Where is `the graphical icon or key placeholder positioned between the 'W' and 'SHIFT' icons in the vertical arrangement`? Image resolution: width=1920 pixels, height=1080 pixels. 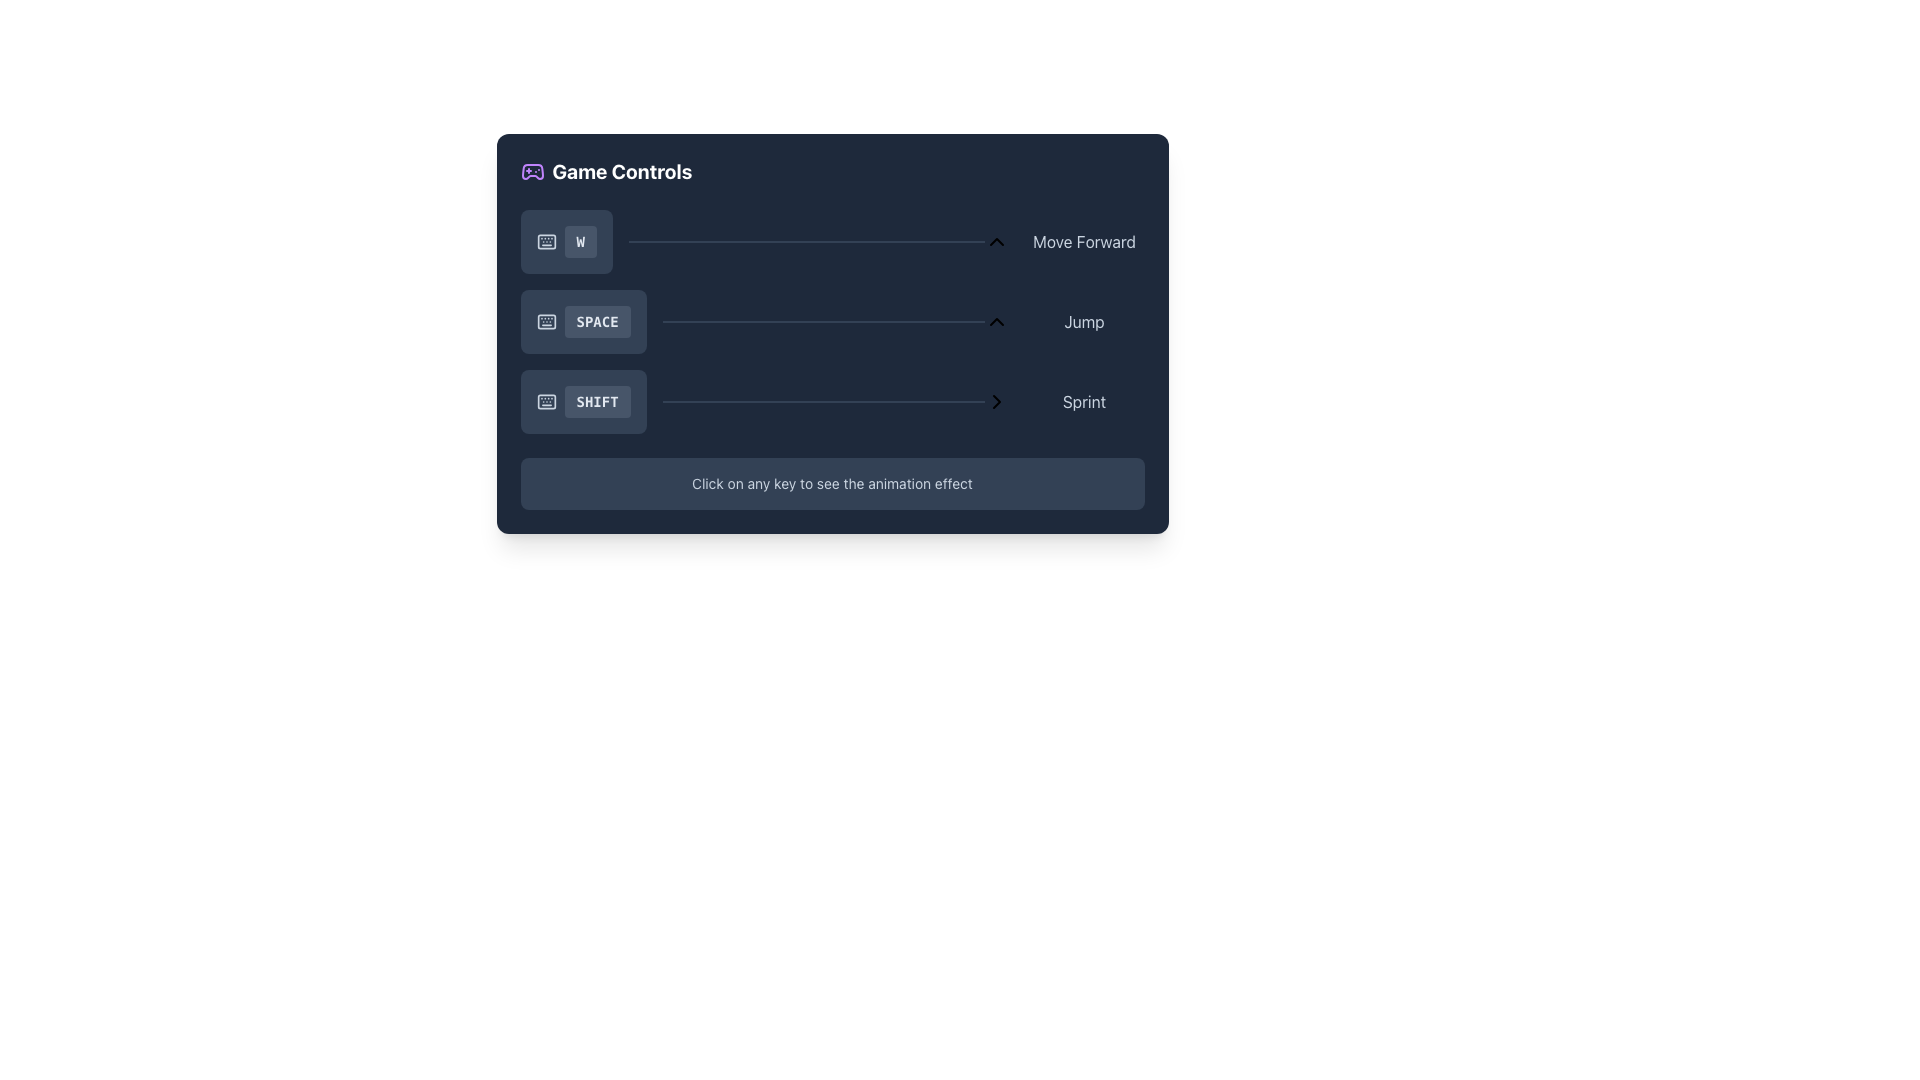 the graphical icon or key placeholder positioned between the 'W' and 'SHIFT' icons in the vertical arrangement is located at coordinates (546, 320).